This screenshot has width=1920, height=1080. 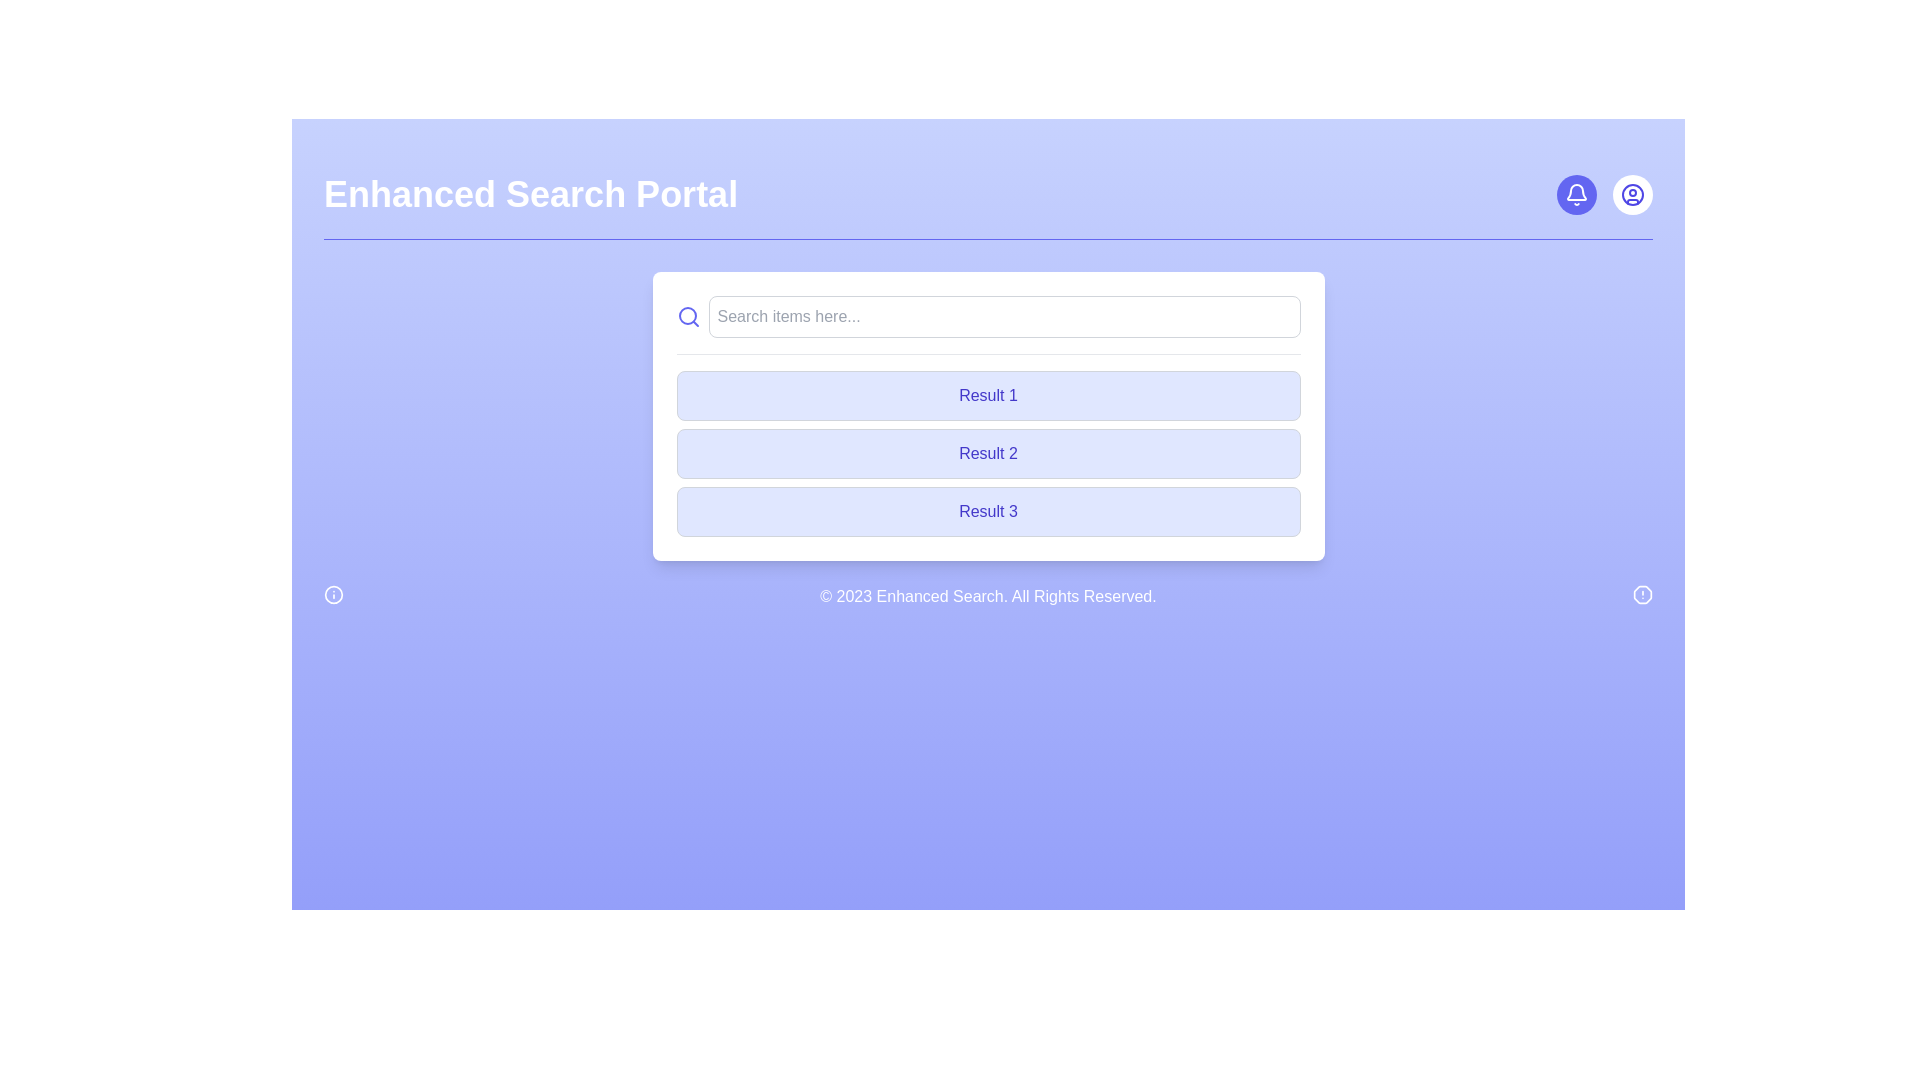 I want to click on the copyright text label displaying '© 2023 Enhanced Search. All Rights Reserved.' which is located at the bottom of the interface, centered horizontally, so click(x=988, y=596).